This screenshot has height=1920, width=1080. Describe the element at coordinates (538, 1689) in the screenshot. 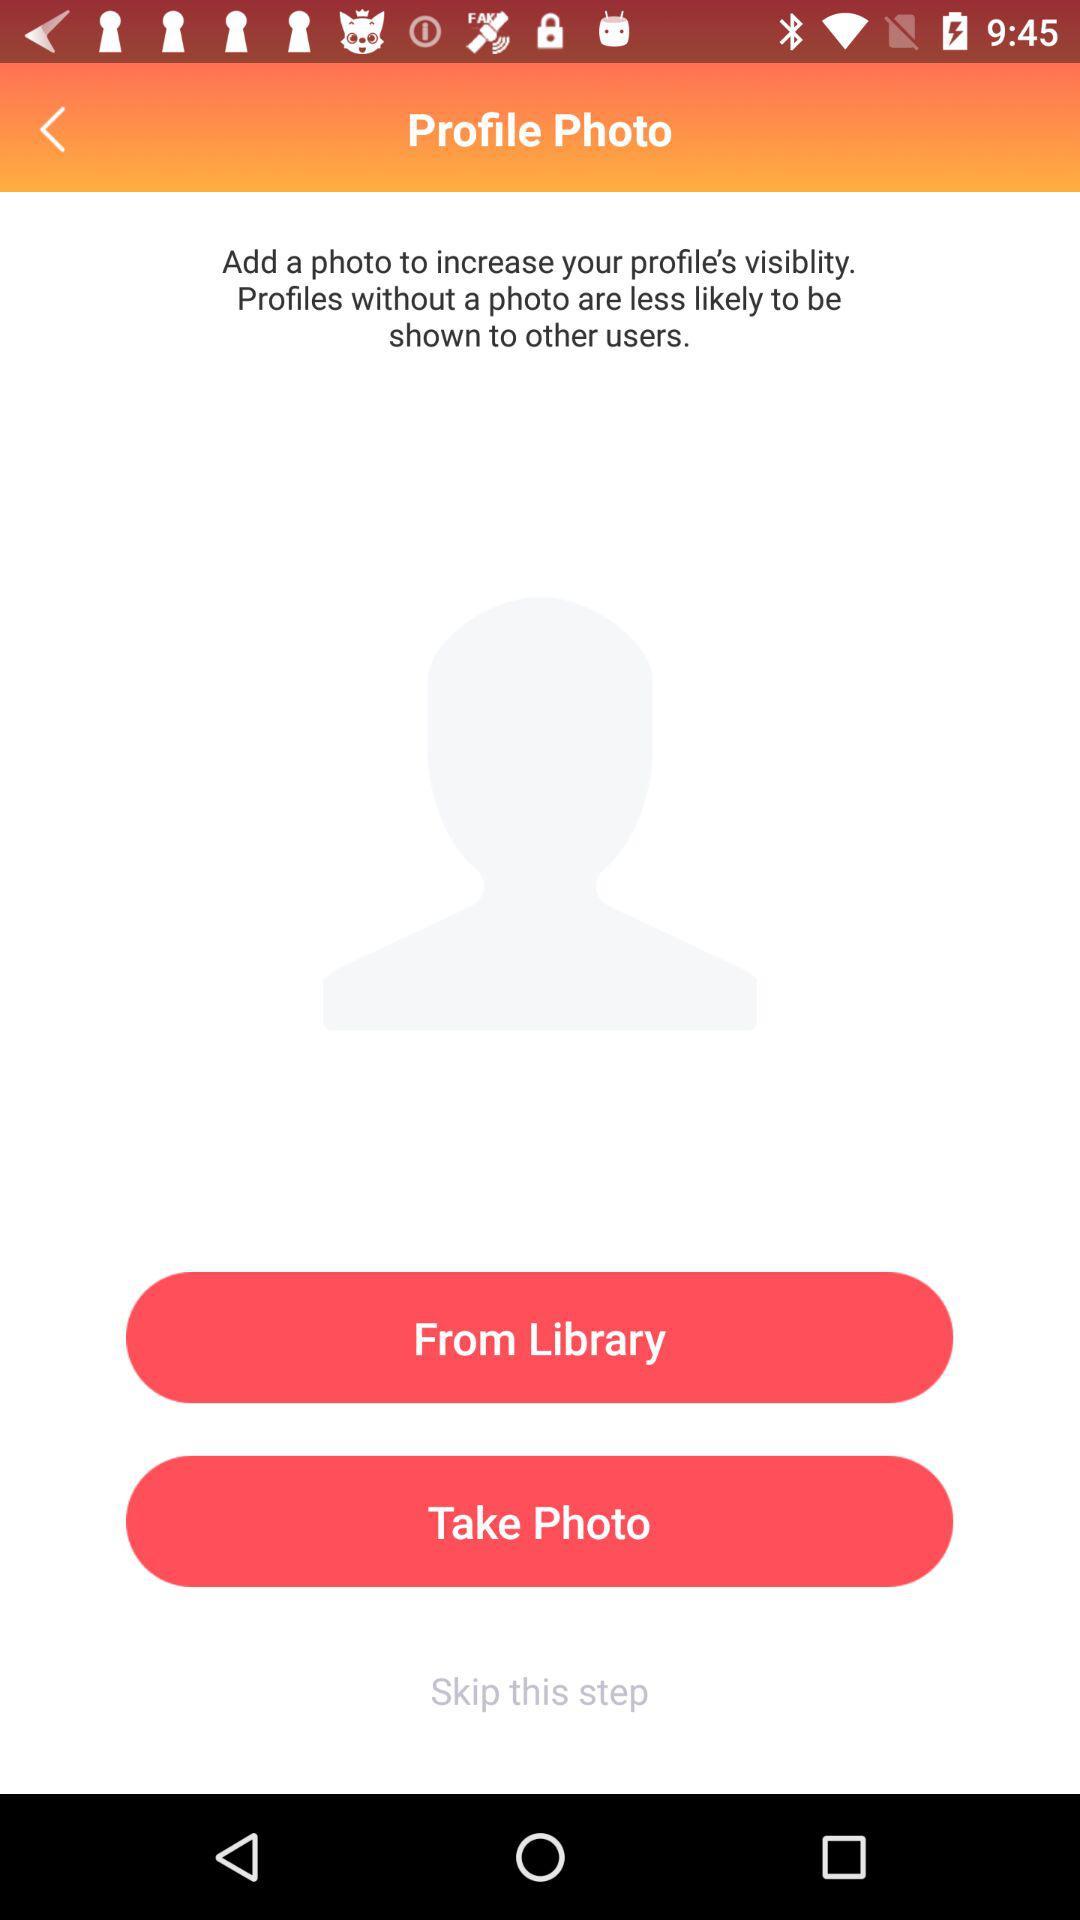

I see `icon below take photo item` at that location.